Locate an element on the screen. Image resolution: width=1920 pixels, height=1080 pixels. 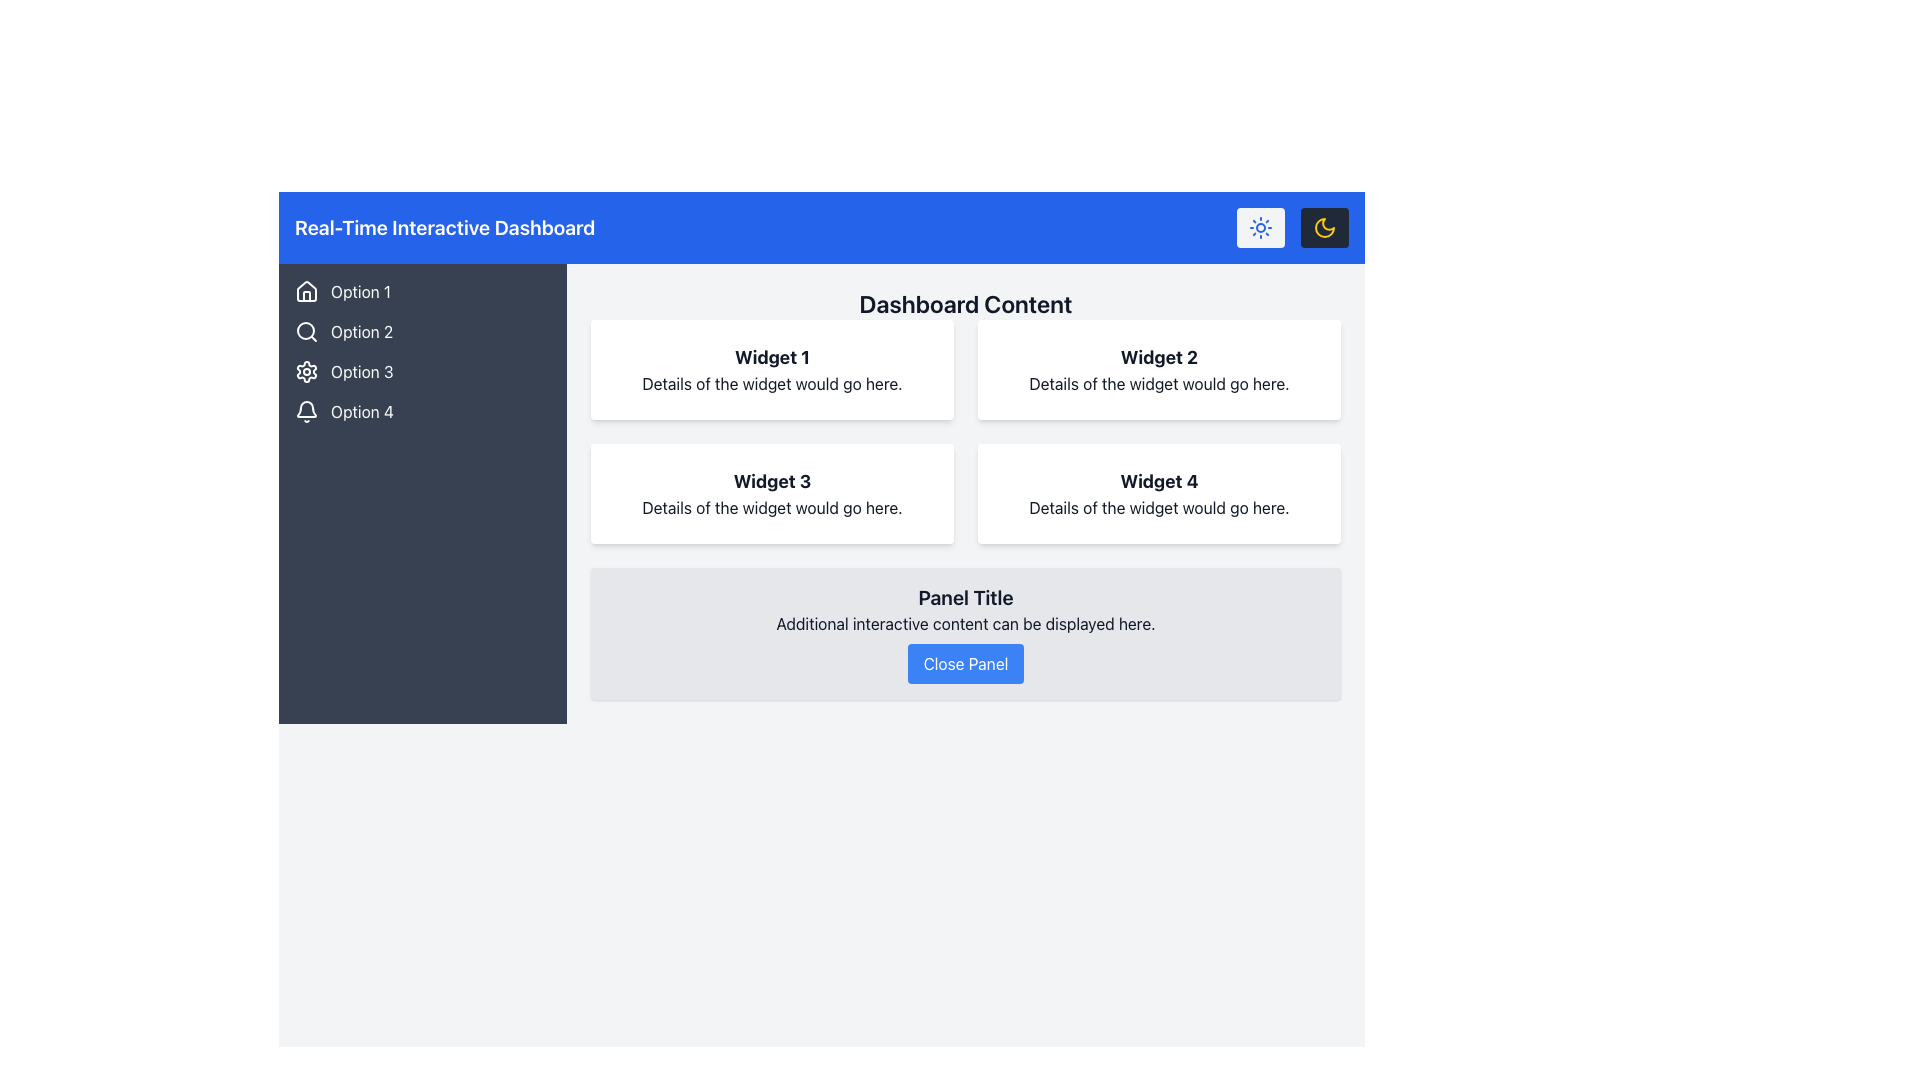
the header text element located at the top title of the rightmost widget box on the first row of the dashboard content area is located at coordinates (1159, 357).